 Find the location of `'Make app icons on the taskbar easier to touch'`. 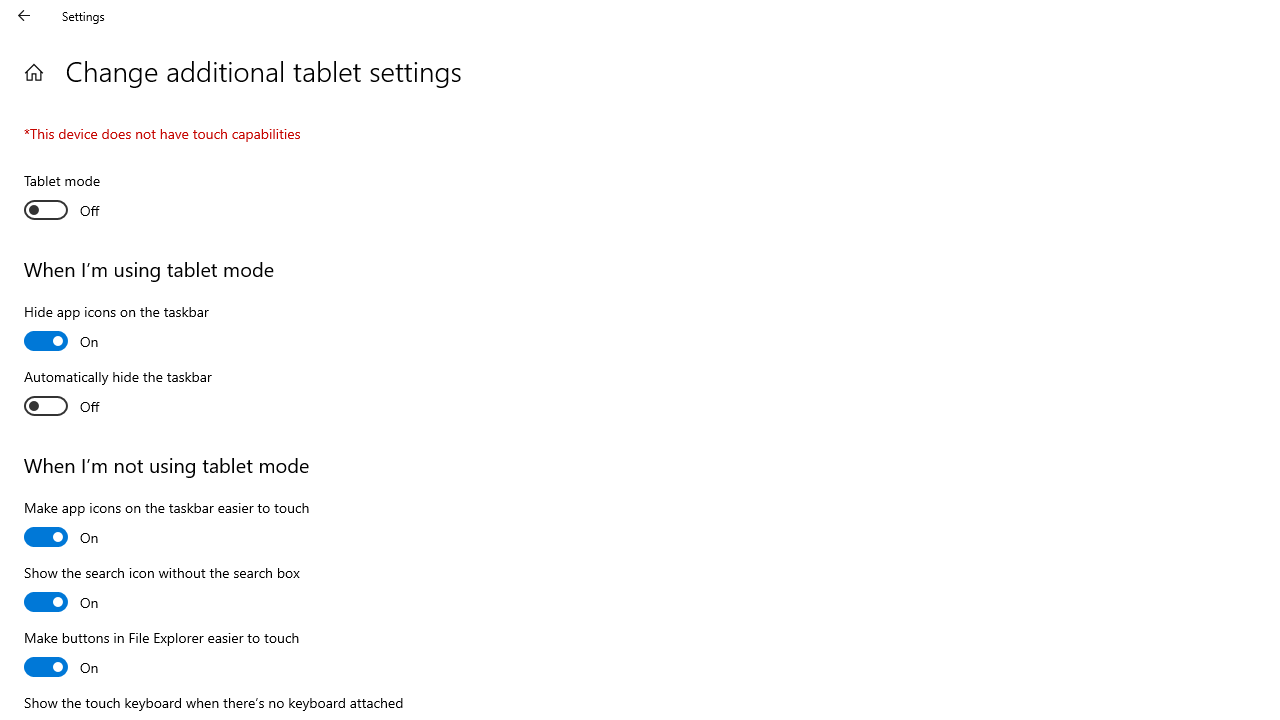

'Make app icons on the taskbar easier to touch' is located at coordinates (167, 524).